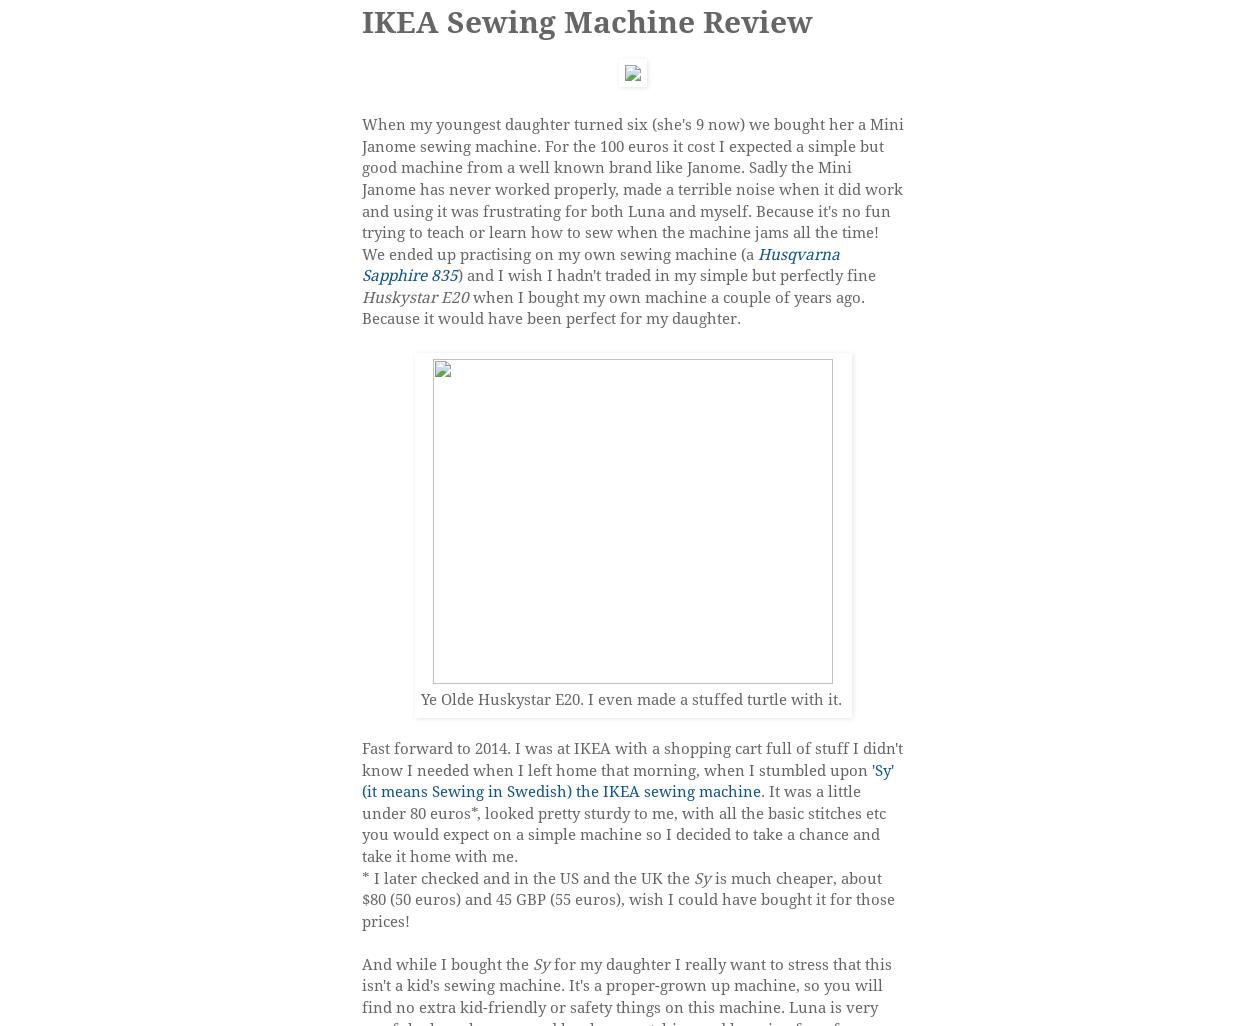 The image size is (1258, 1026). What do you see at coordinates (627, 898) in the screenshot?
I see `'is much cheaper, about $80 (50 euros) and 45 GBP (55 euros), wish I could have bought it for those prices!'` at bounding box center [627, 898].